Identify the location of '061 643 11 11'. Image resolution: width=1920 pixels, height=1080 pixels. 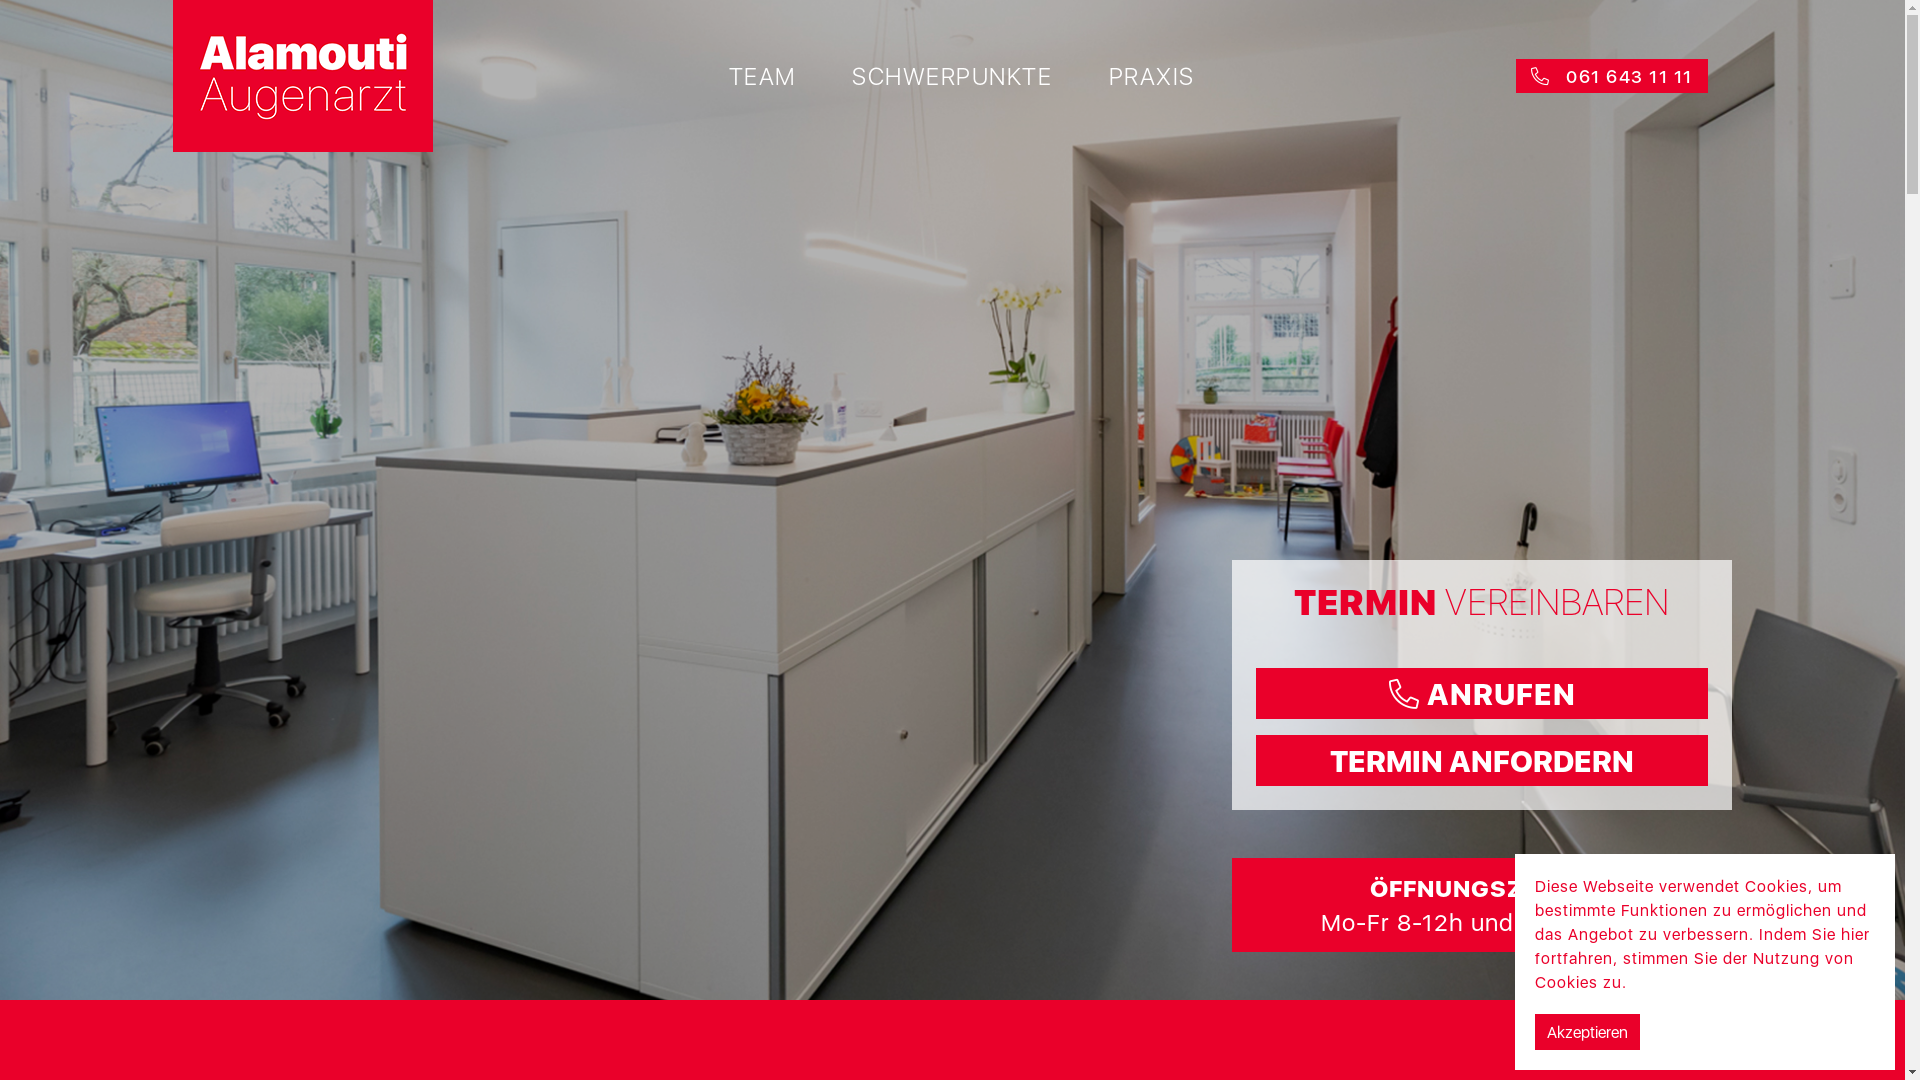
(1612, 74).